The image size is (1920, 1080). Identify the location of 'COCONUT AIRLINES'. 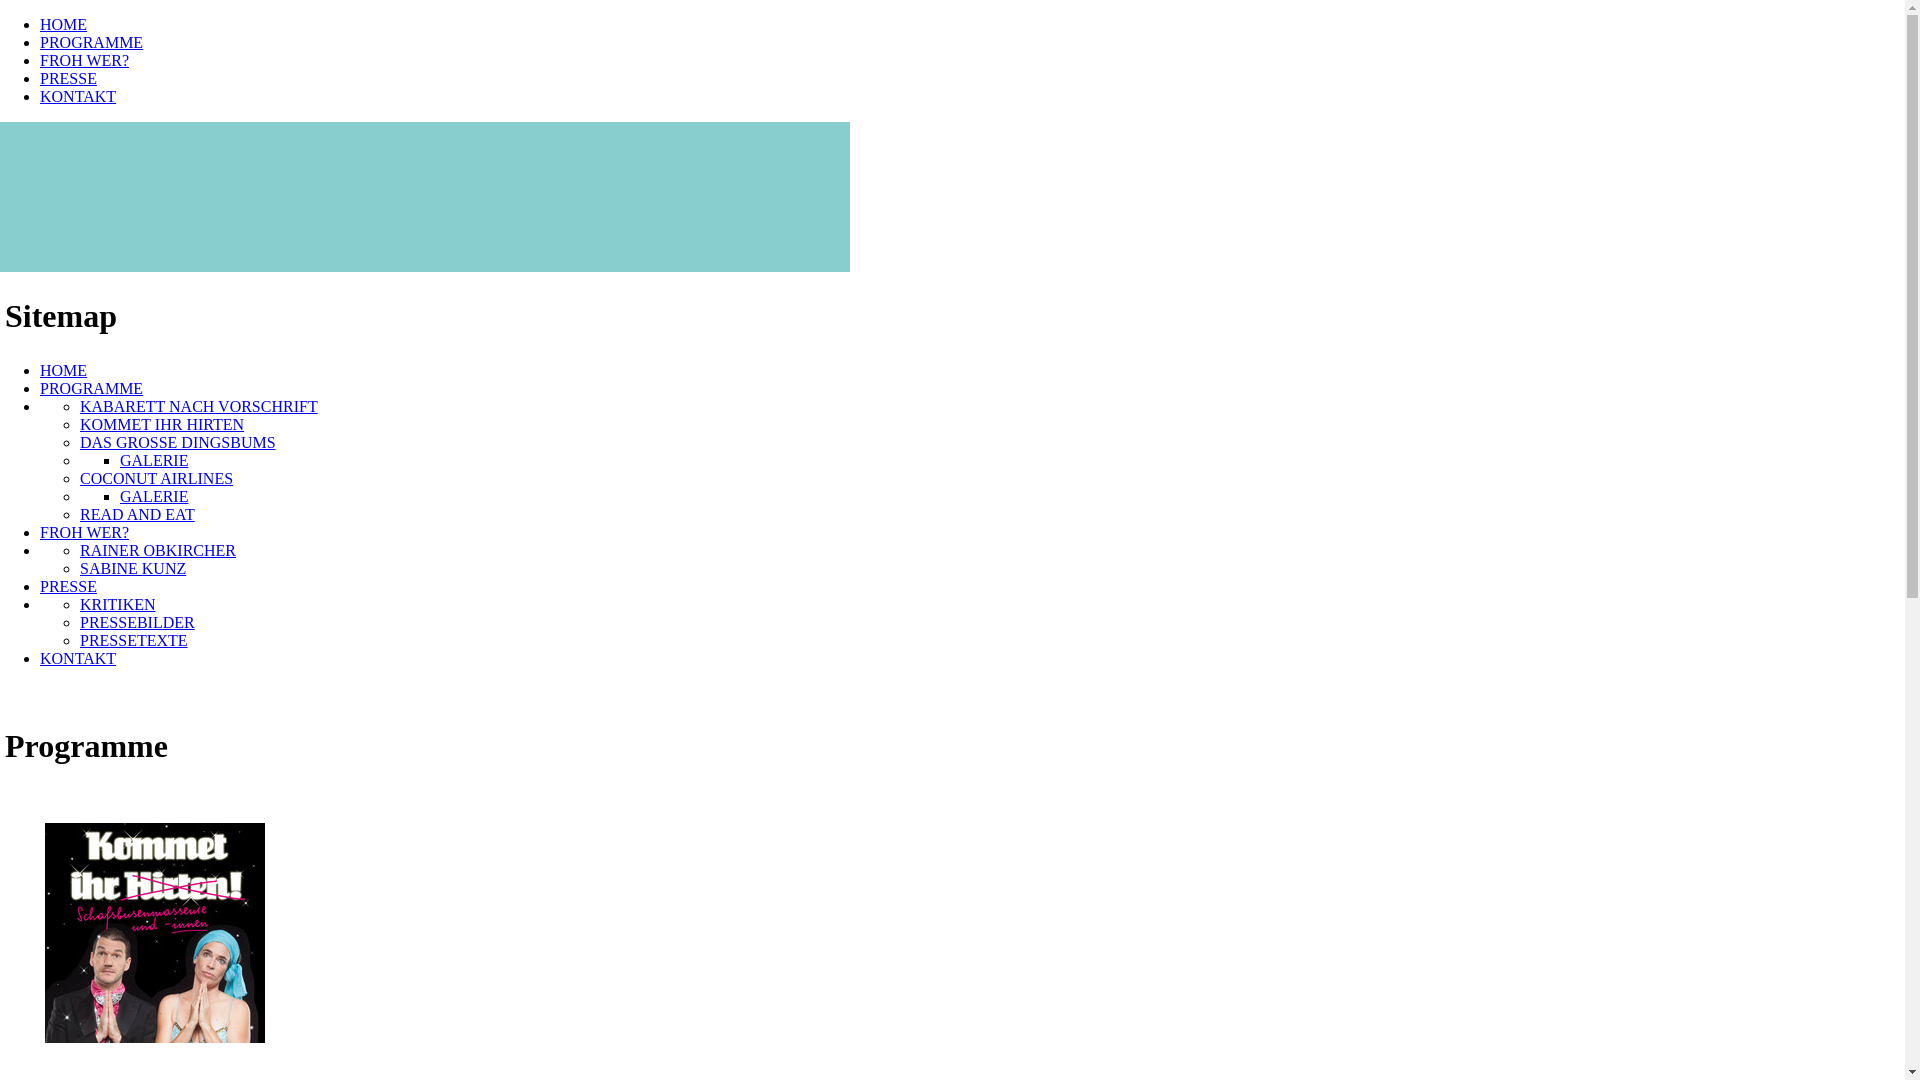
(155, 478).